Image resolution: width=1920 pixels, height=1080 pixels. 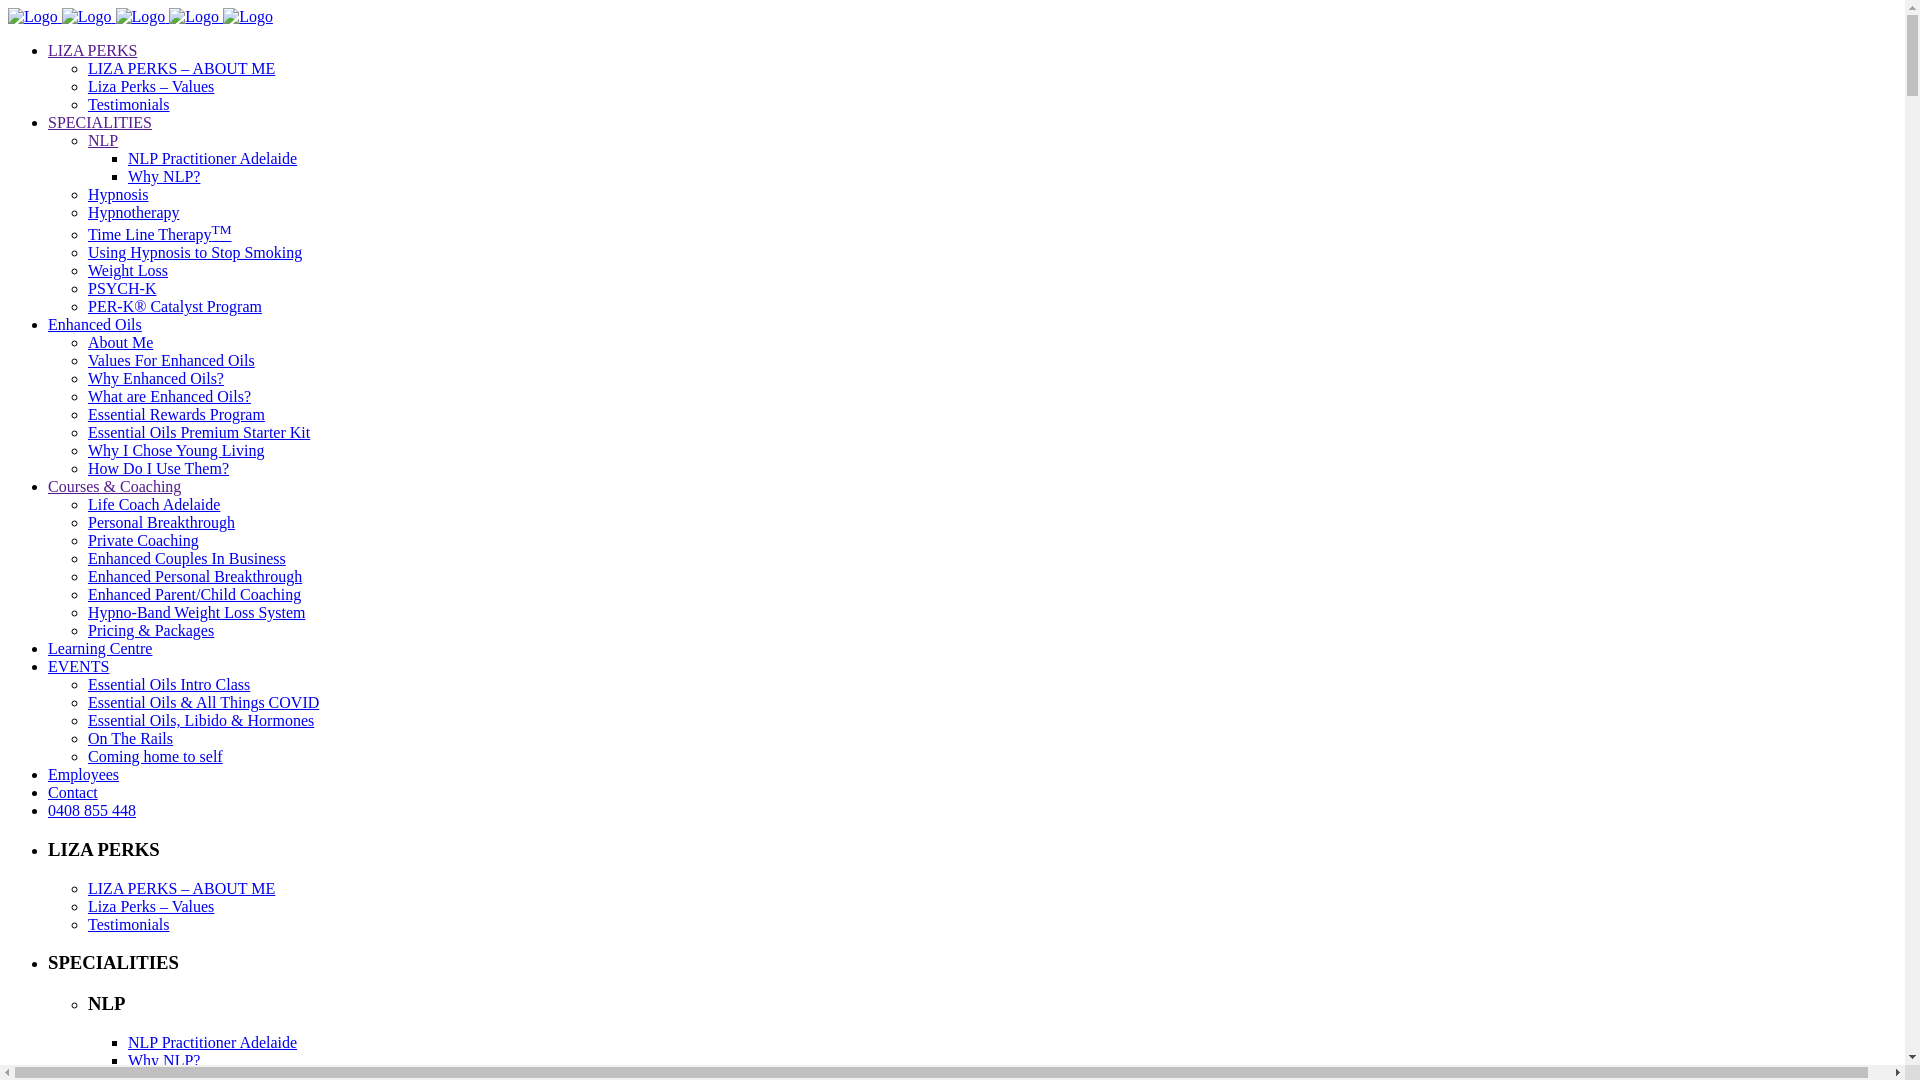 I want to click on 'NLP', so click(x=101, y=139).